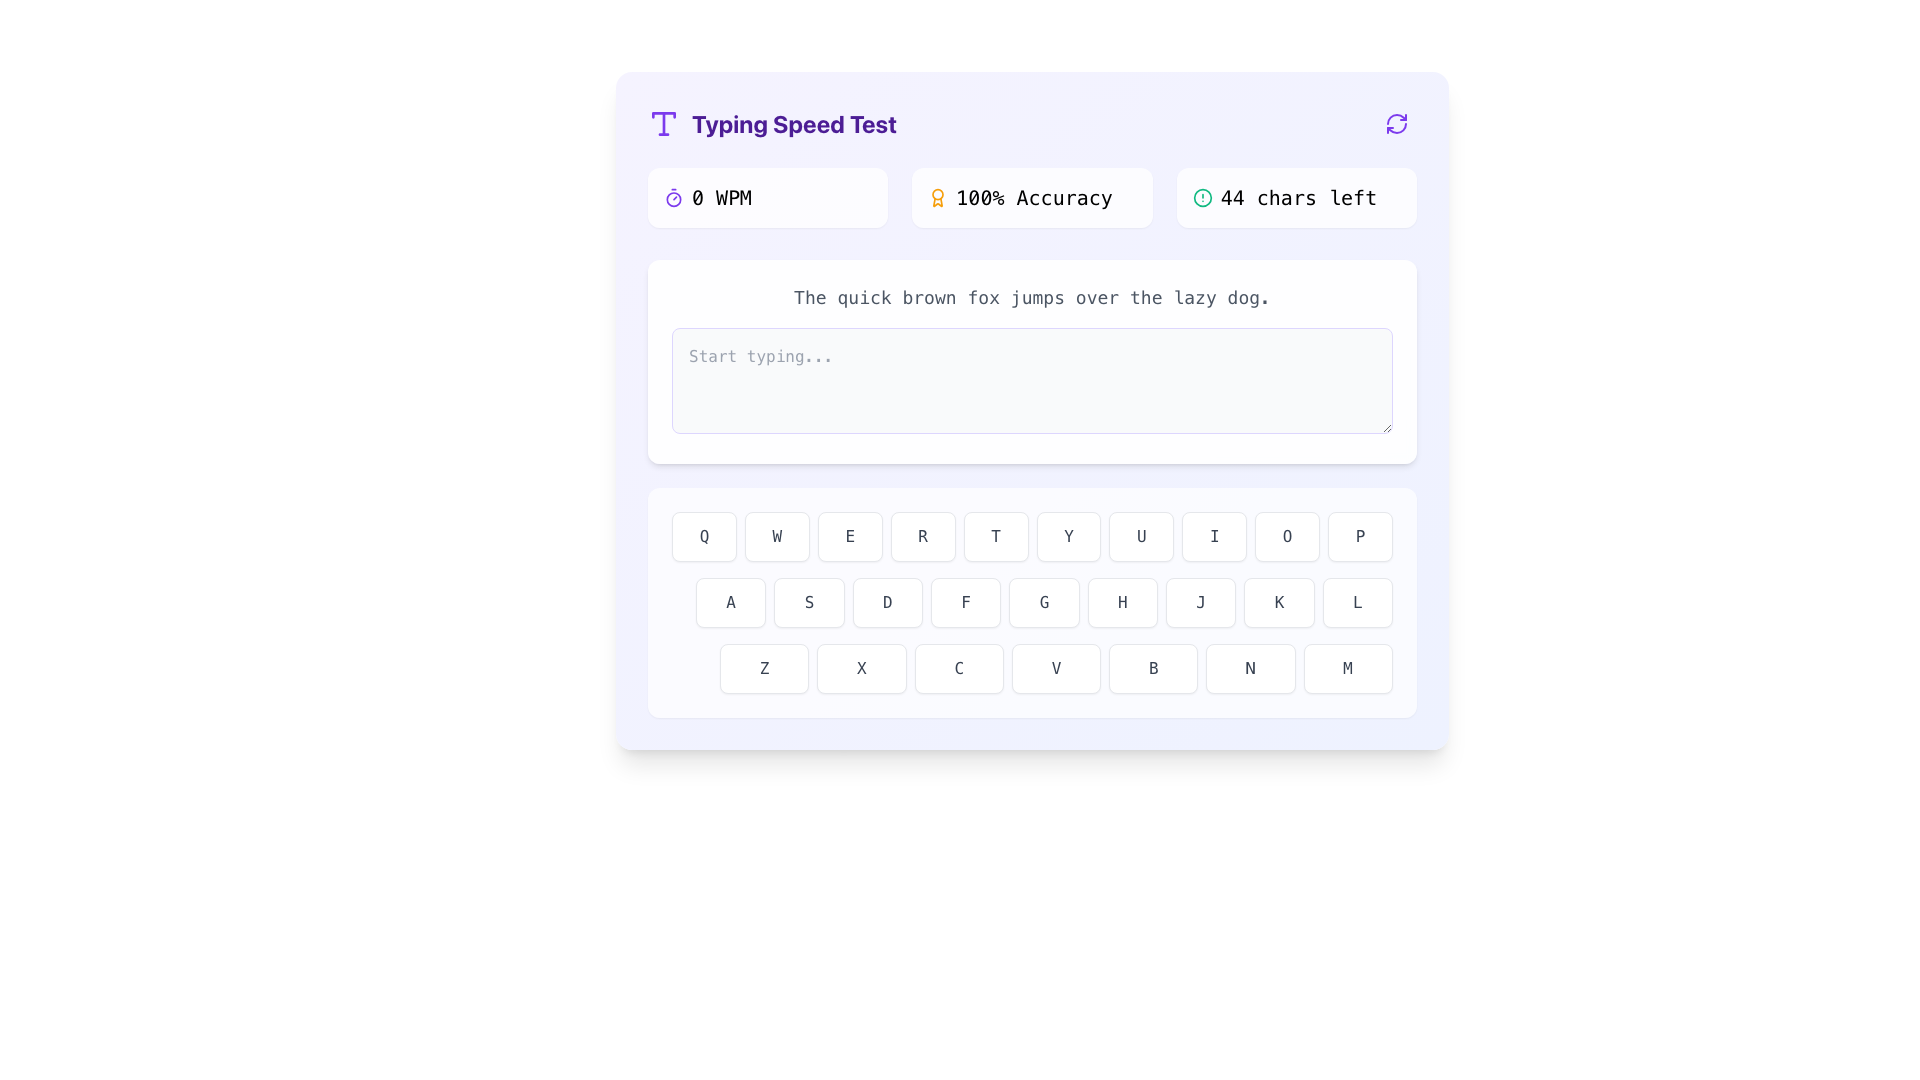 The height and width of the screenshot is (1080, 1920). Describe the element at coordinates (850, 535) in the screenshot. I see `the rectangular button with a white background and a capital letter 'E' centered in a monospaced font, which is the third button from the left in a grid of ten buttons at the top row of the keyboard layout to simulate a key press` at that location.